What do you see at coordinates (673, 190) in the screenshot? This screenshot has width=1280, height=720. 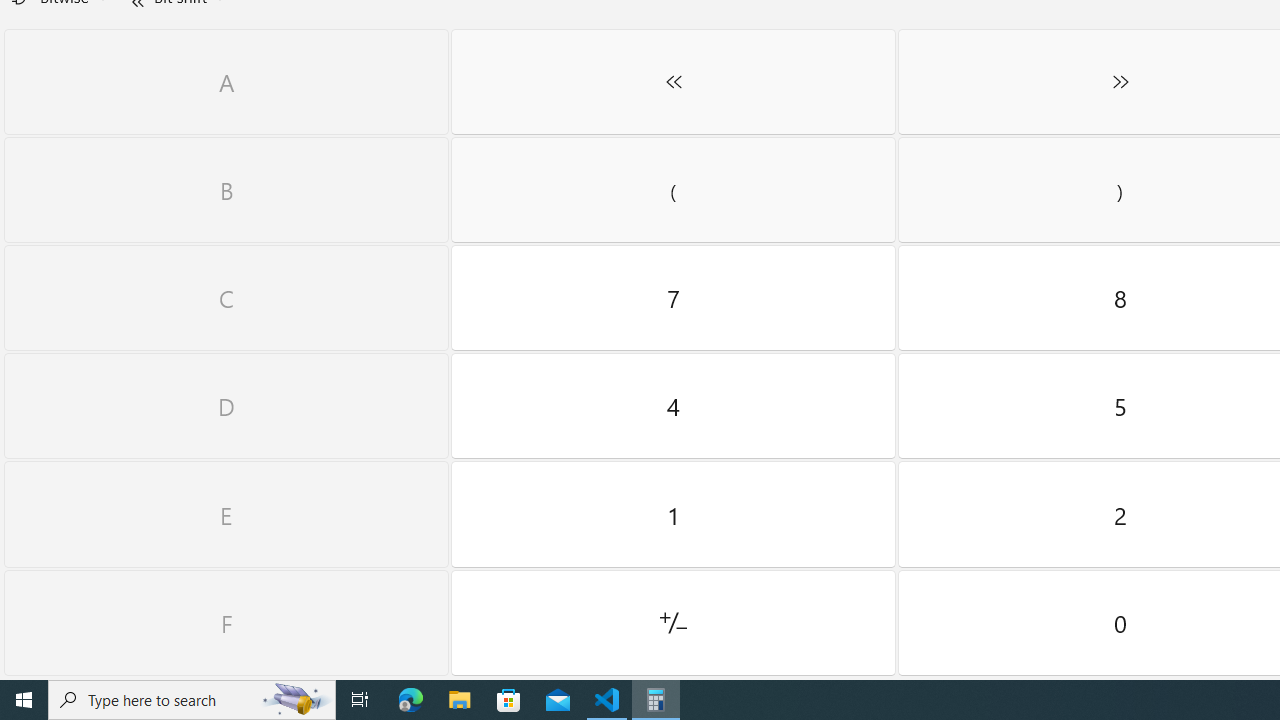 I see `'Left parenthesis'` at bounding box center [673, 190].